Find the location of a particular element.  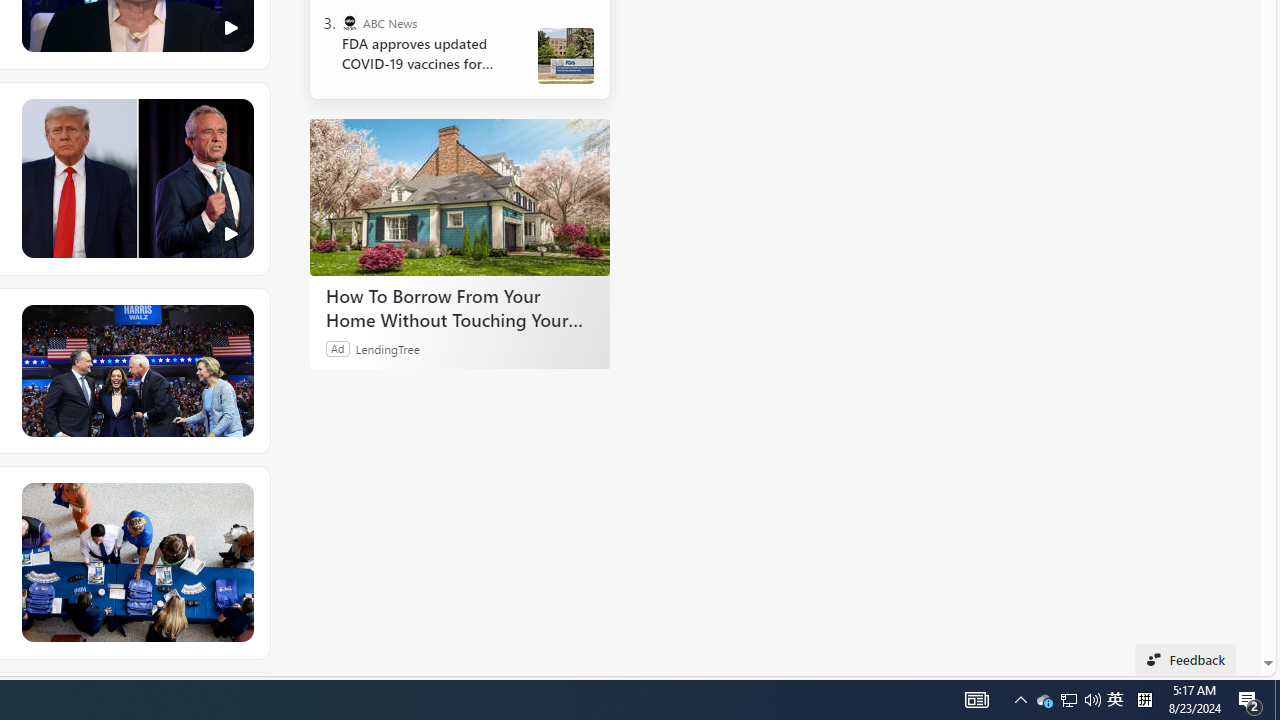

'Feedback' is located at coordinates (1185, 659).